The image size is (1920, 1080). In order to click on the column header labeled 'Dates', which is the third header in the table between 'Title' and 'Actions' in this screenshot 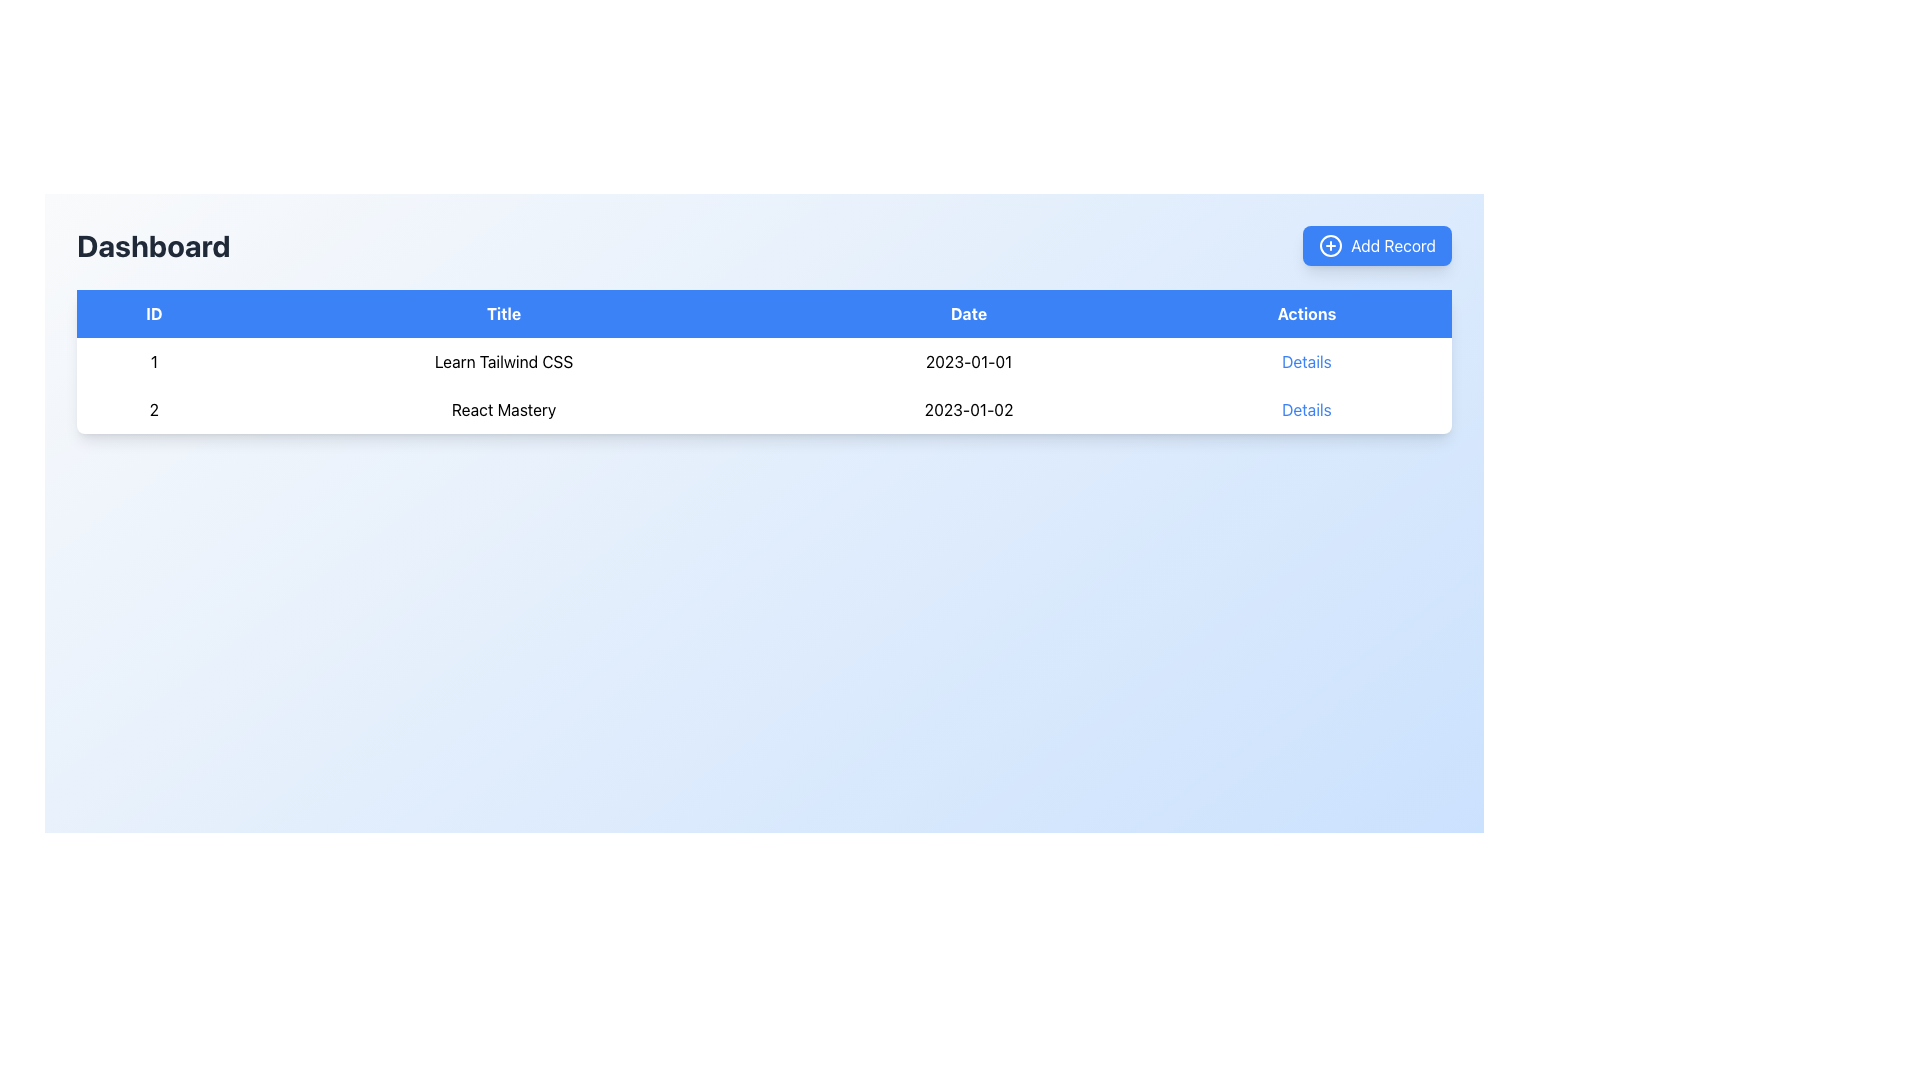, I will do `click(969, 313)`.